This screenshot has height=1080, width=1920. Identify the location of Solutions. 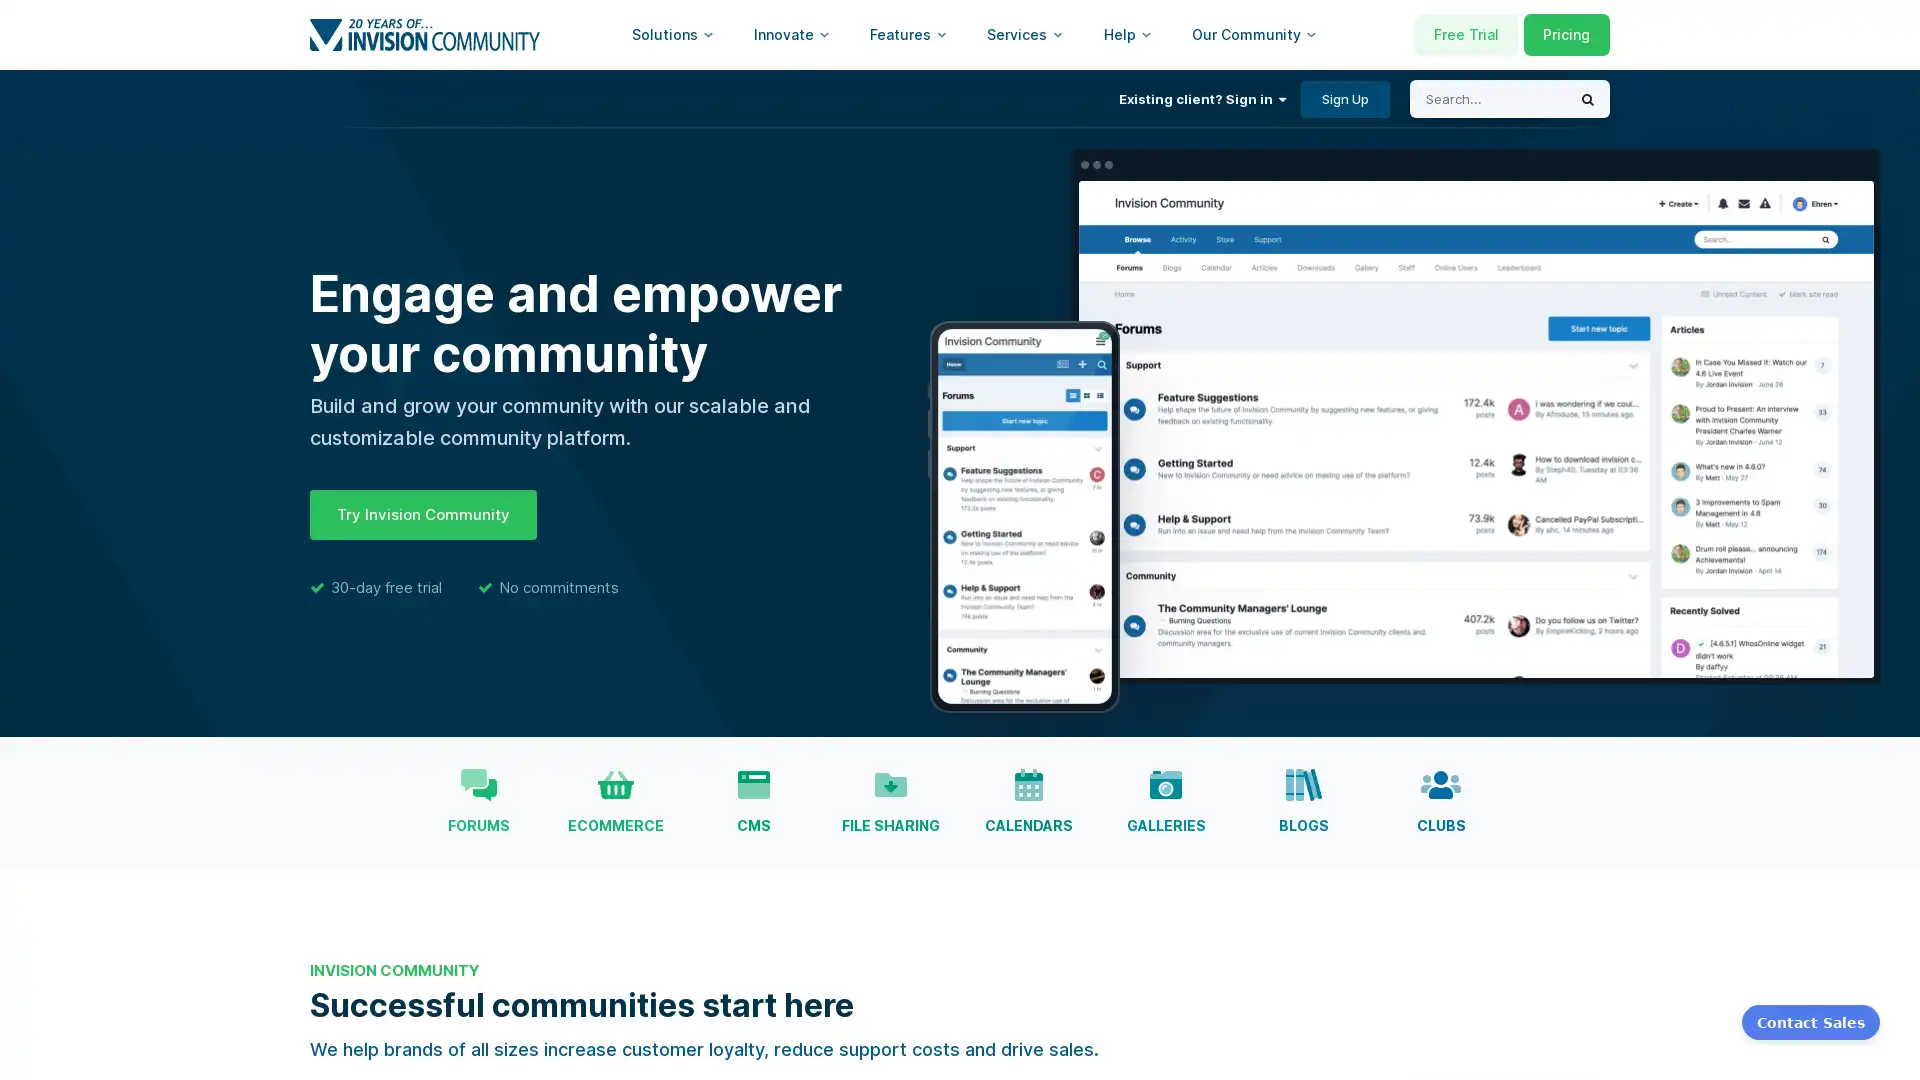
(672, 34).